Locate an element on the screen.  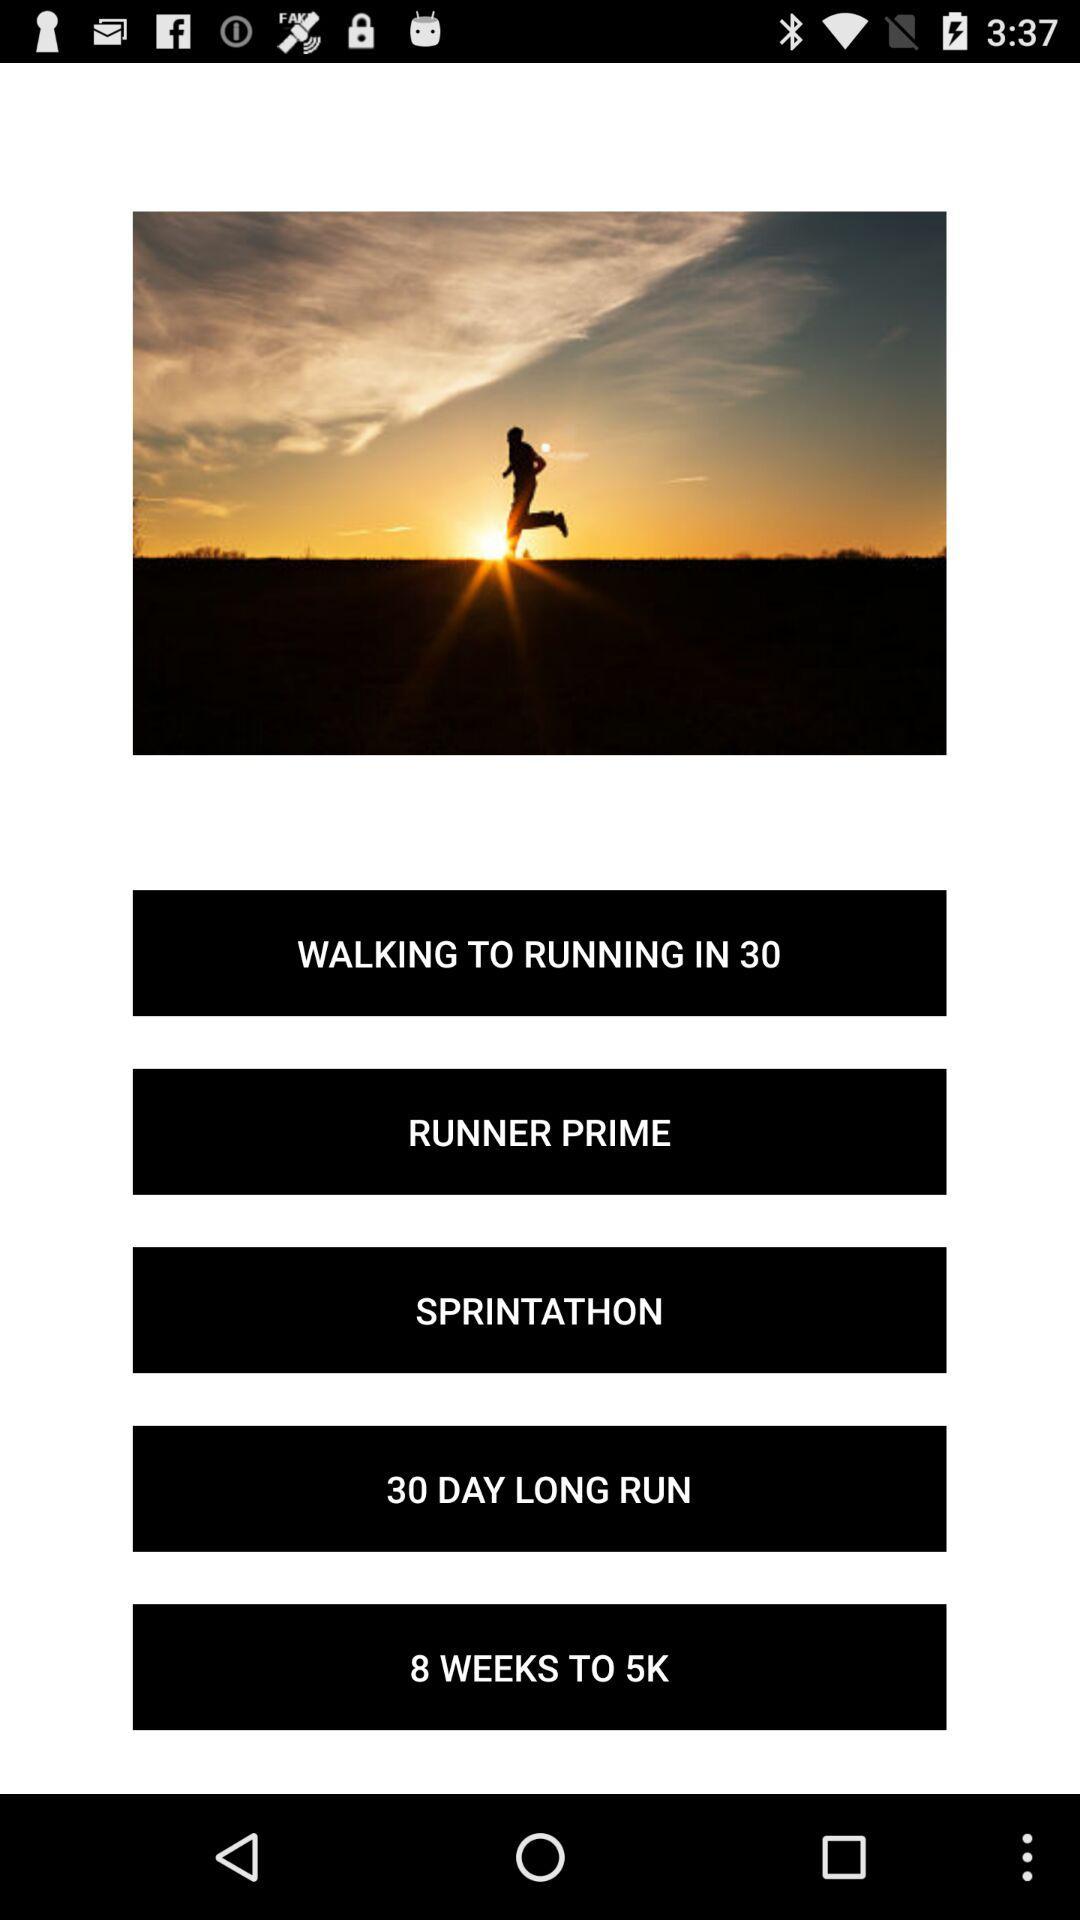
the 8 weeks to button is located at coordinates (538, 1667).